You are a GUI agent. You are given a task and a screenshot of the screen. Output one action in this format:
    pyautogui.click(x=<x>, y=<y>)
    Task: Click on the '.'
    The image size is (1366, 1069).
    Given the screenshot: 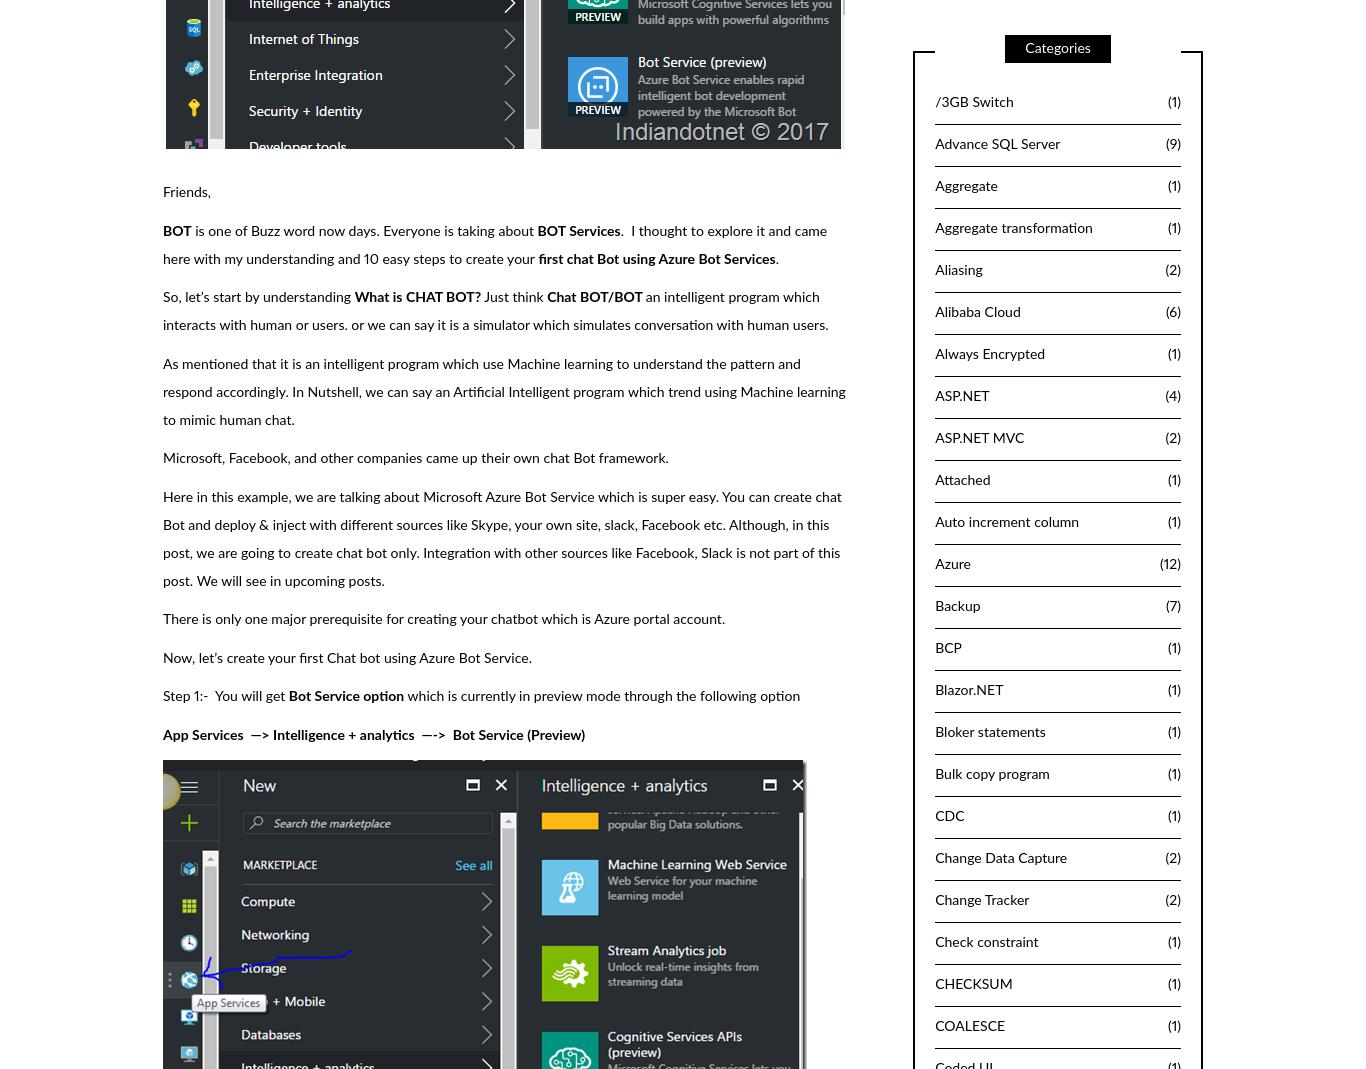 What is the action you would take?
    pyautogui.click(x=776, y=258)
    